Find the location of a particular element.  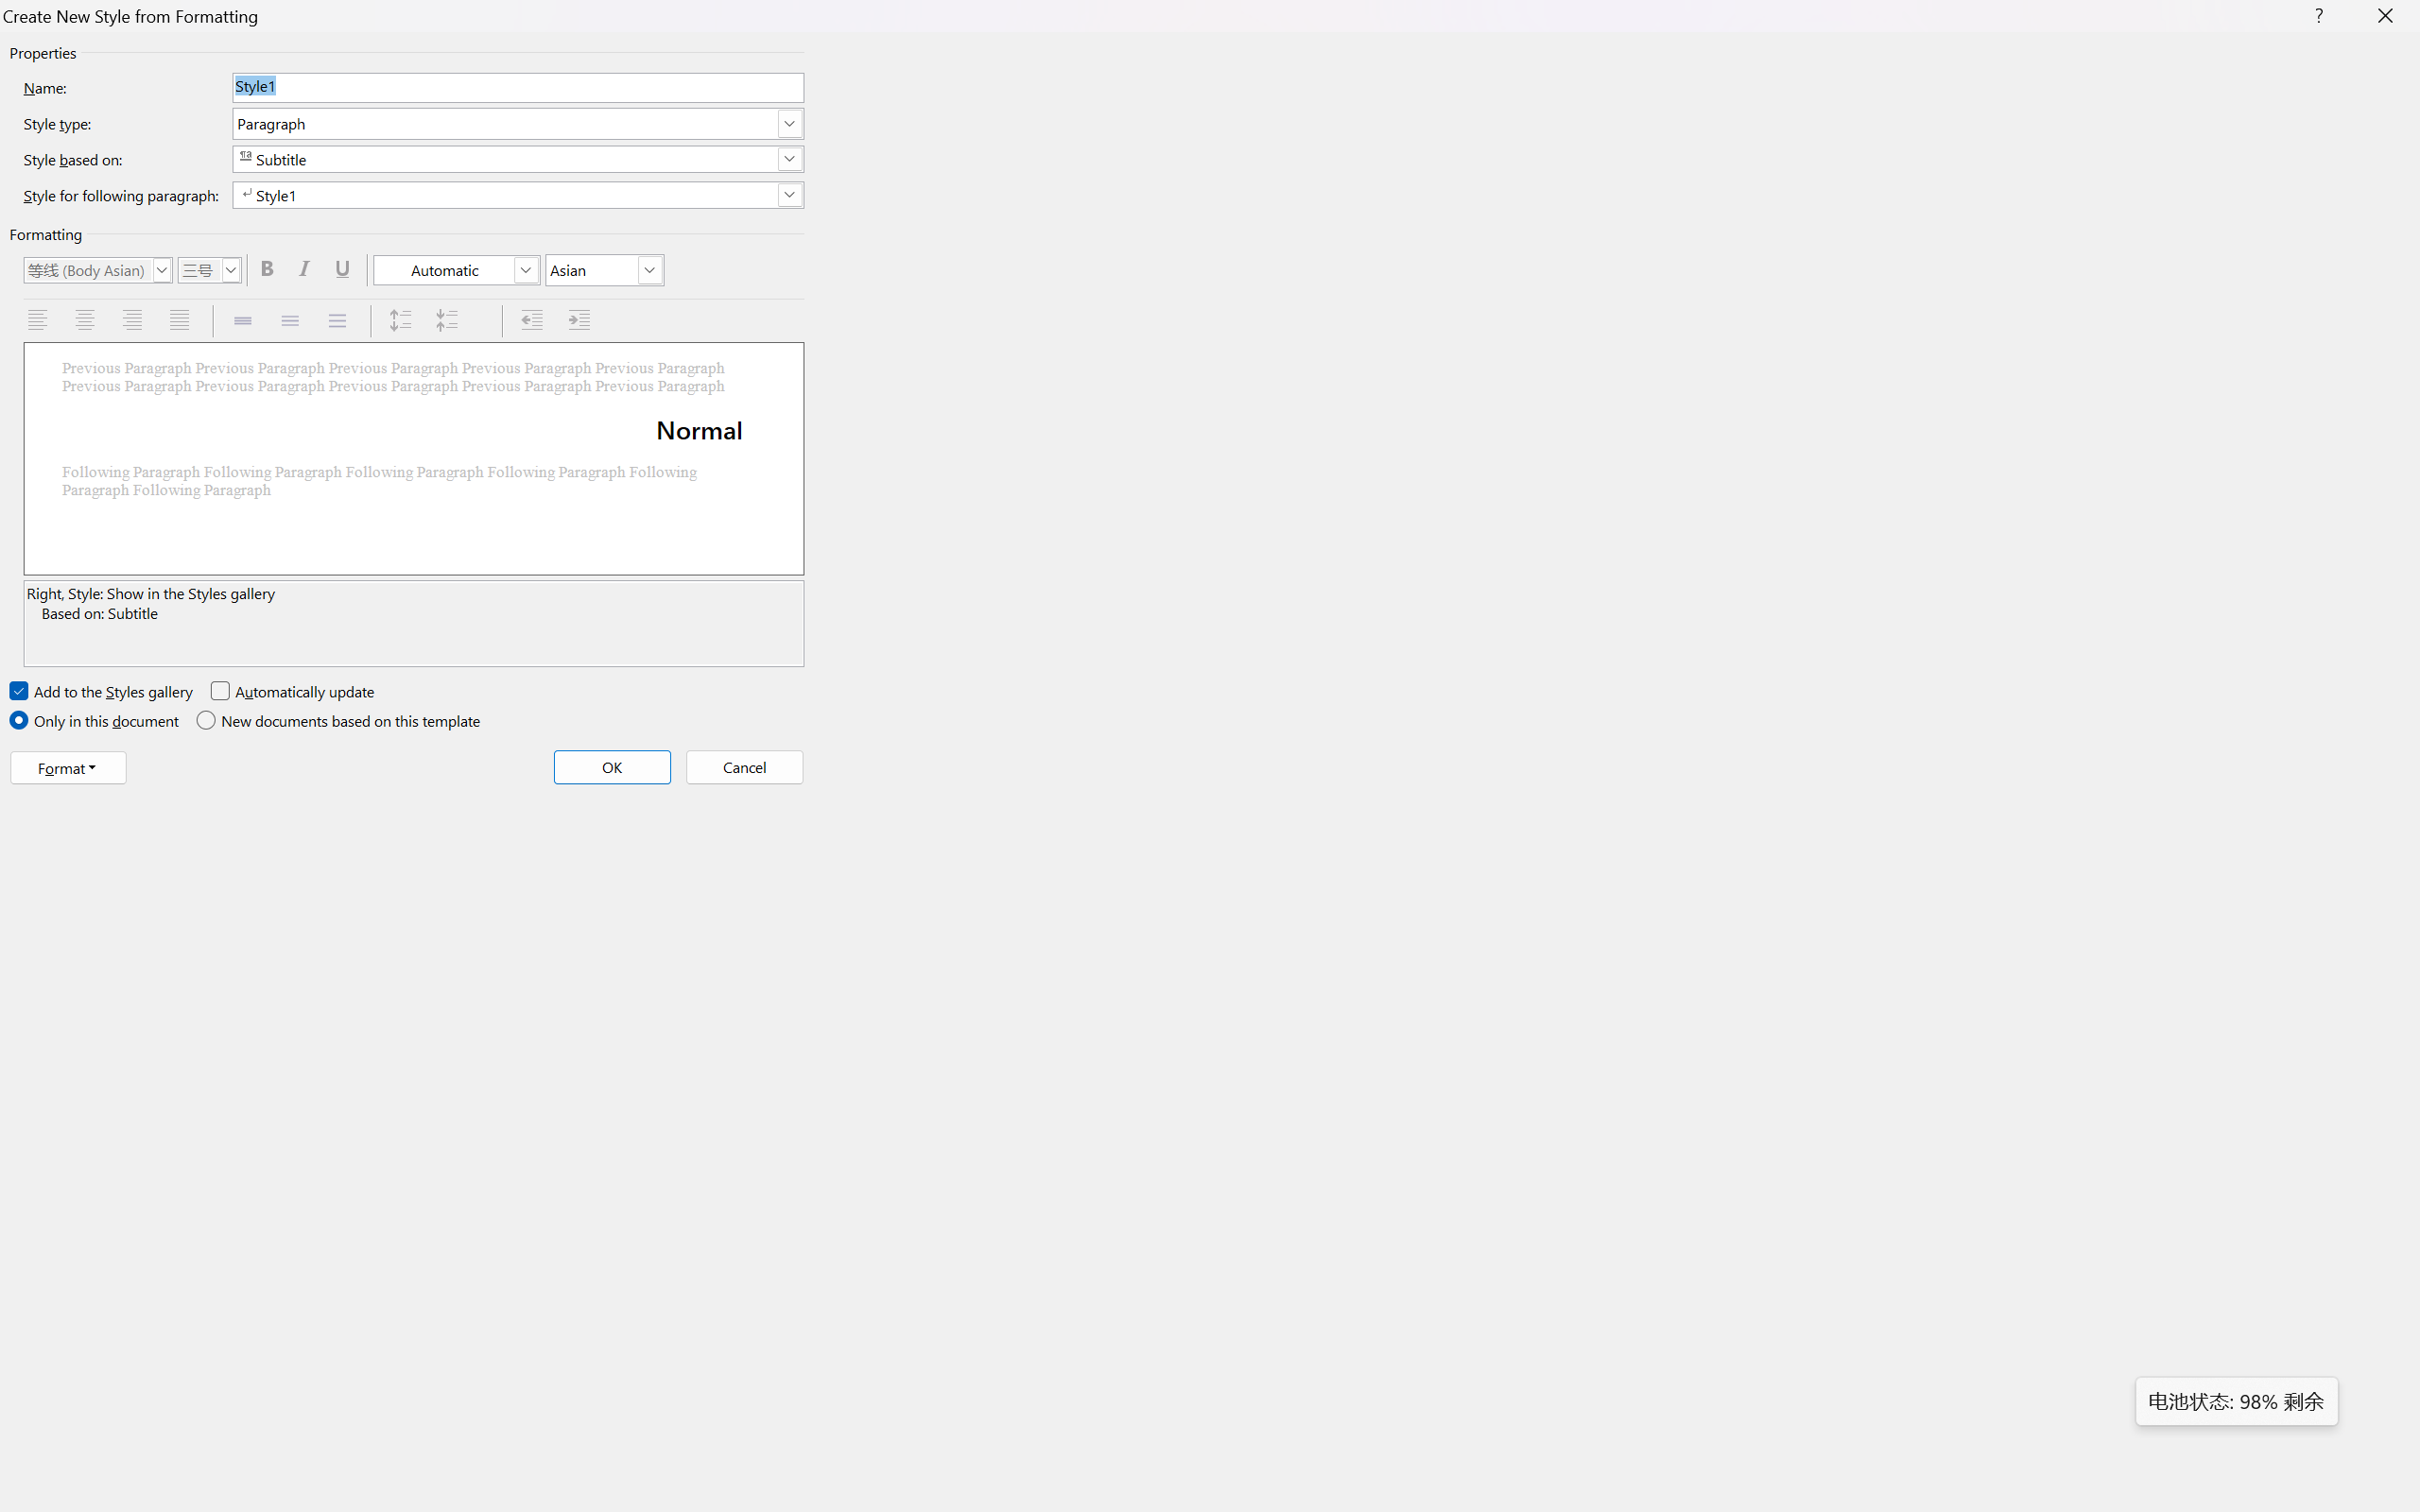

'Align Right' is located at coordinates (133, 320).